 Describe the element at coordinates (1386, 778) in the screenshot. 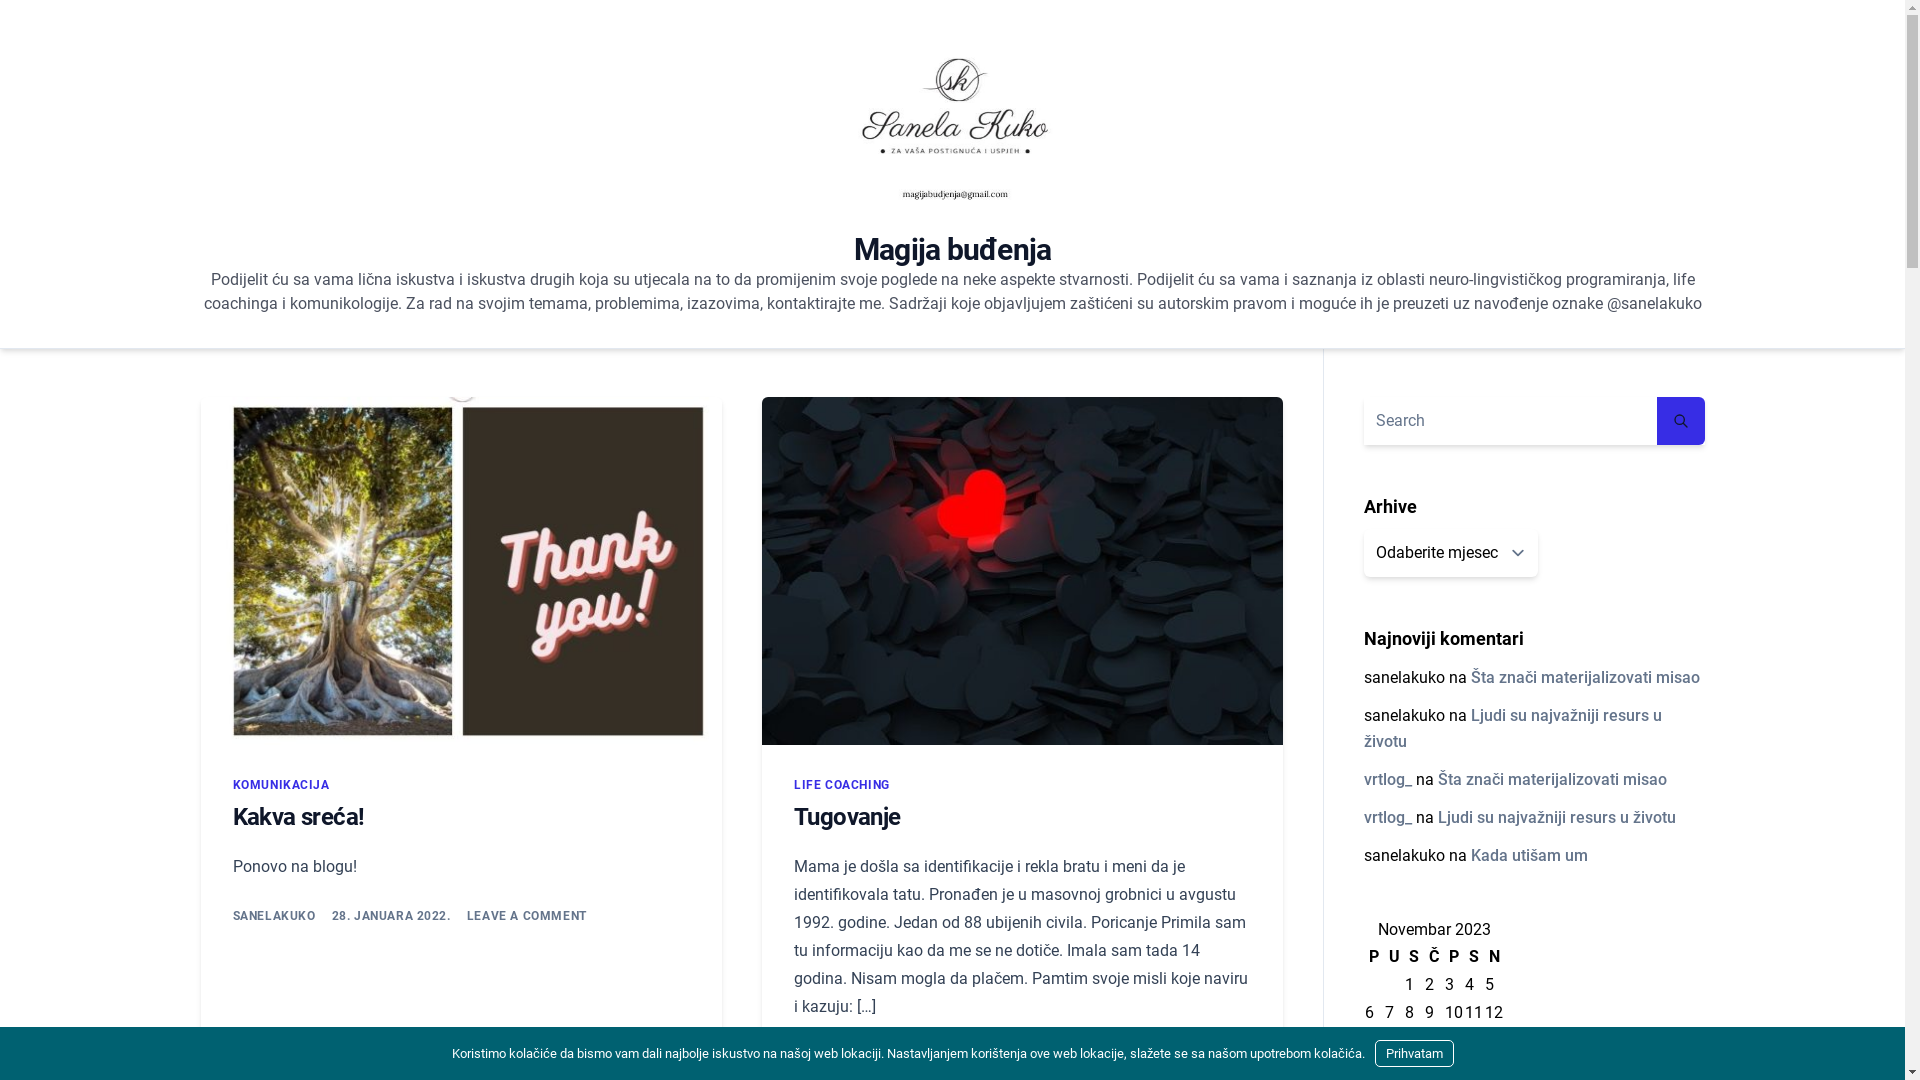

I see `'vrtlog_'` at that location.